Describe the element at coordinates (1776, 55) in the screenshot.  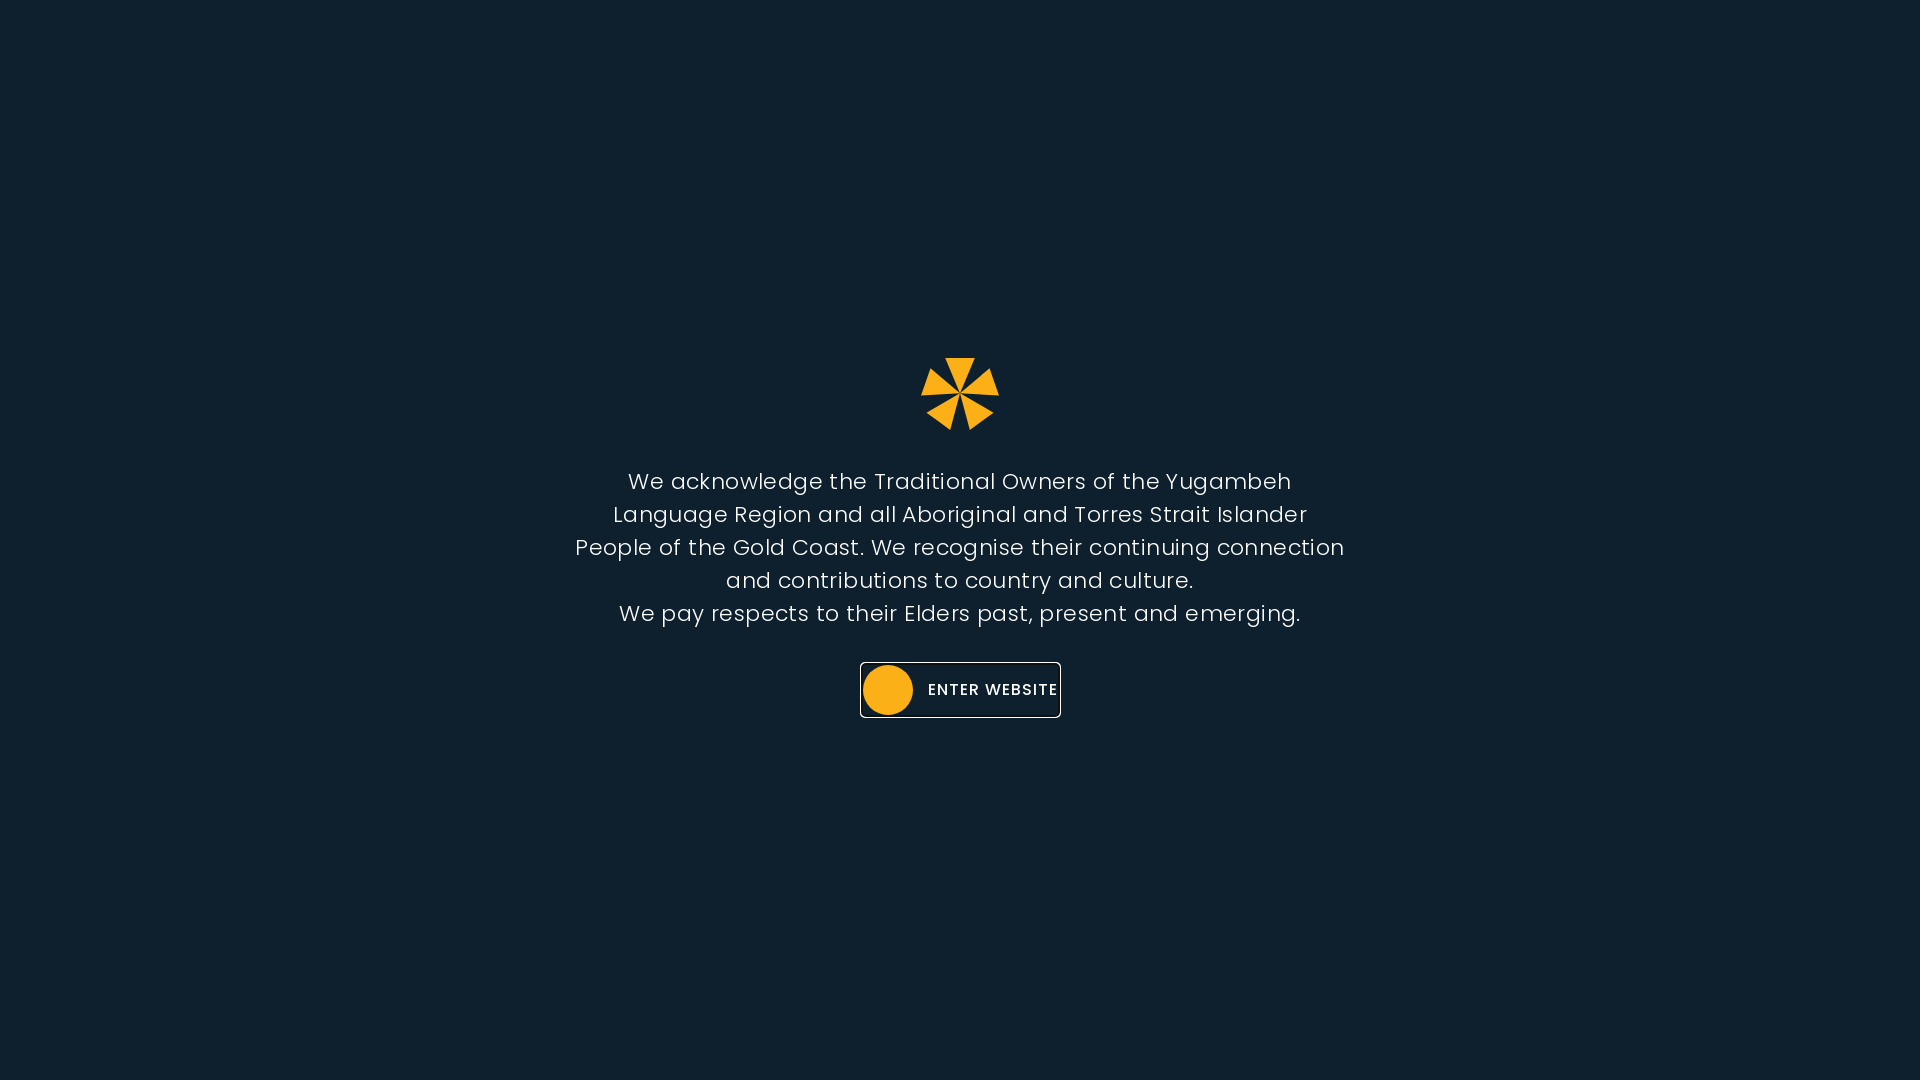
I see `'SIGN UP FOR E-NEWS'` at that location.